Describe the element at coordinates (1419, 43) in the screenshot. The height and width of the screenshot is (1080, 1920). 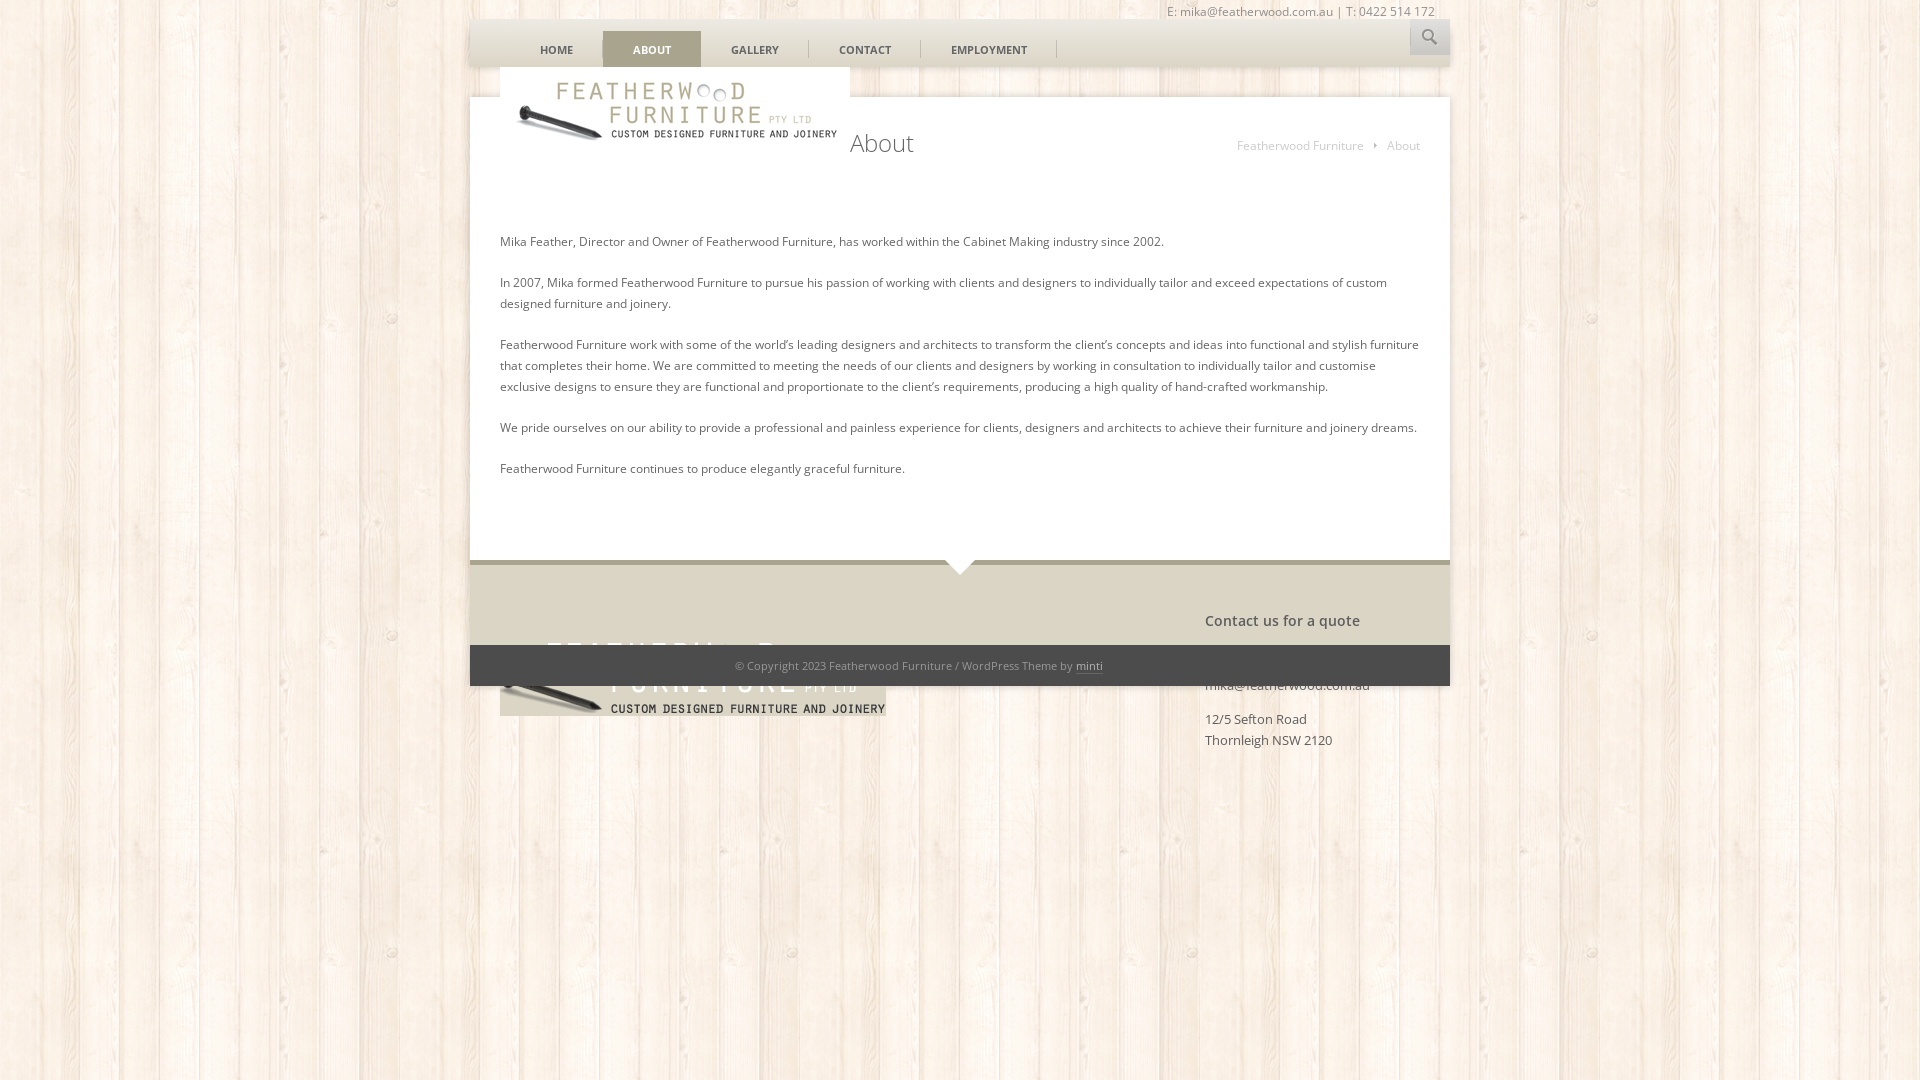
I see `'HOUZZ'` at that location.